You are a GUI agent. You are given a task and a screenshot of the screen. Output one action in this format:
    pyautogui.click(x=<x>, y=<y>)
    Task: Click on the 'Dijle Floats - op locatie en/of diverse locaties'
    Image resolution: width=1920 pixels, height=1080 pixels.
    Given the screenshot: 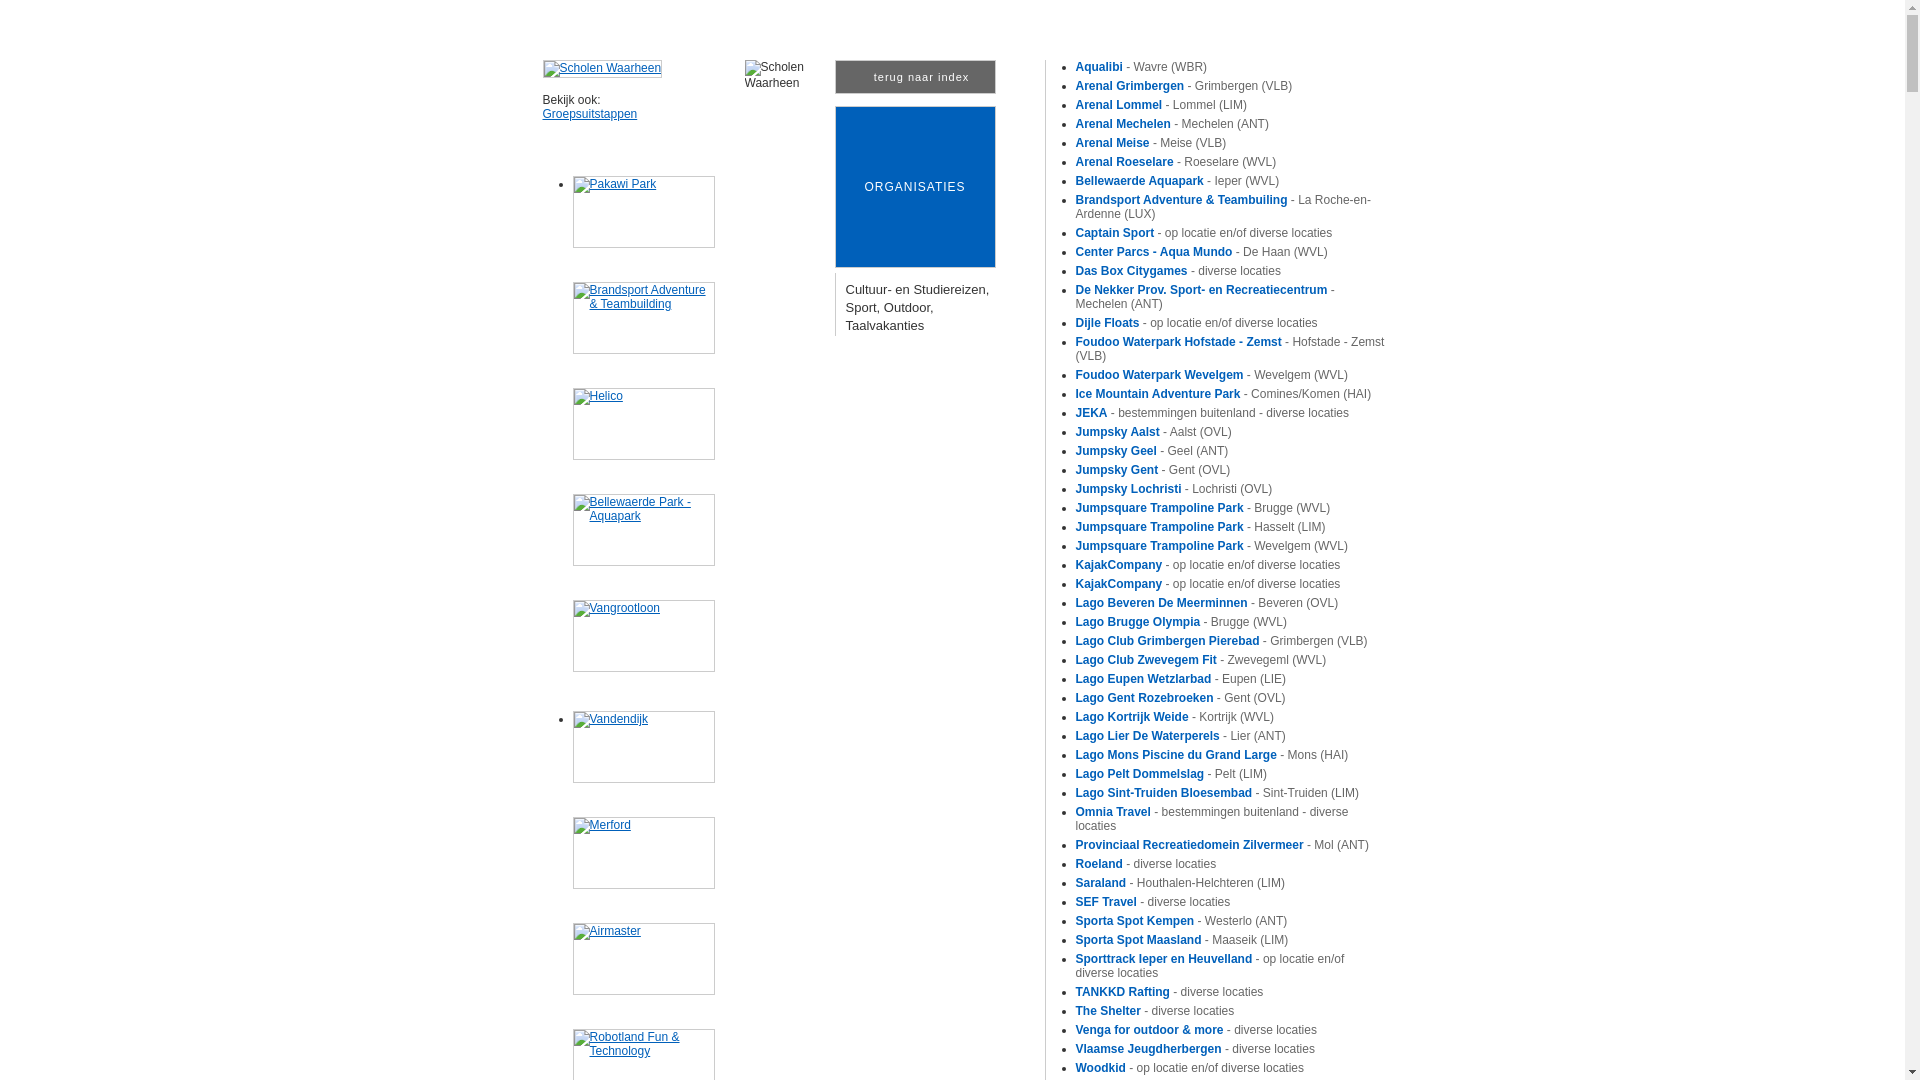 What is the action you would take?
    pyautogui.click(x=1074, y=322)
    